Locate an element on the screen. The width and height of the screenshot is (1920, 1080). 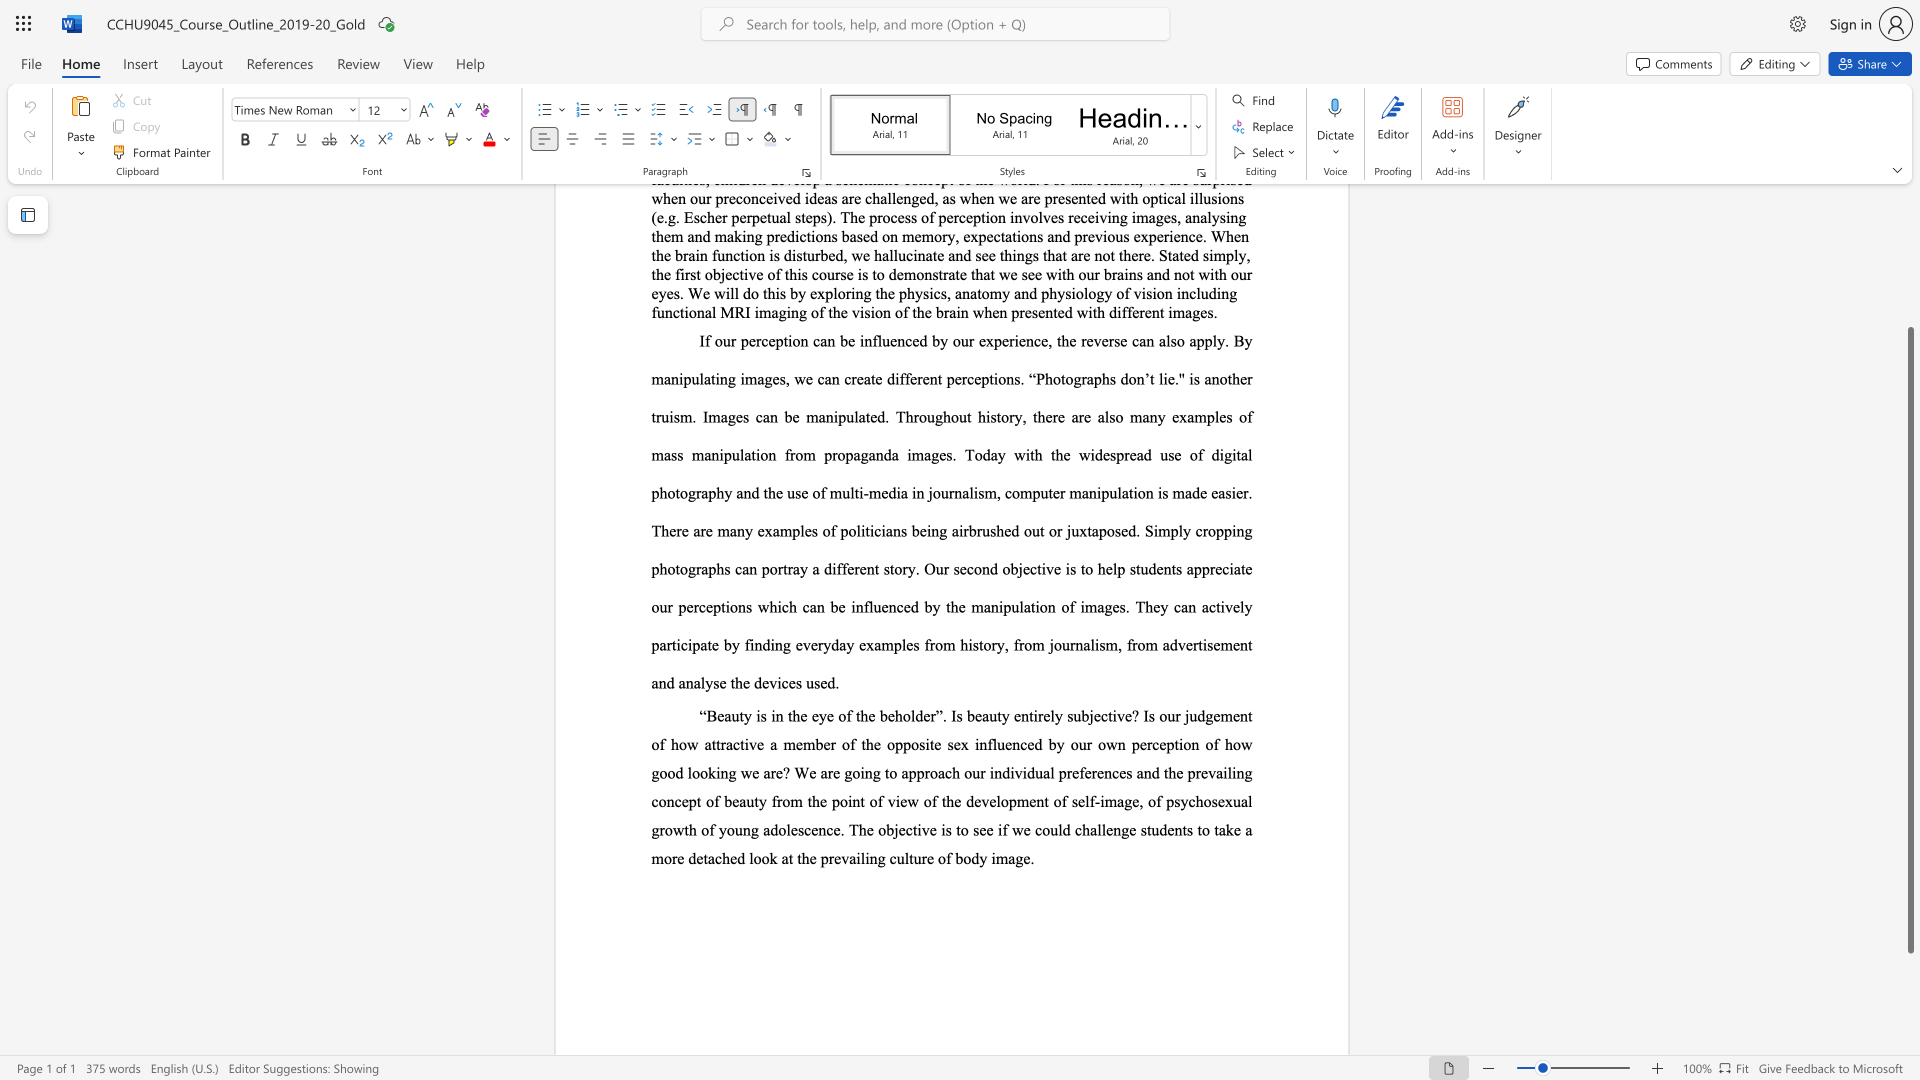
the scrollbar and move up 90 pixels is located at coordinates (1909, 640).